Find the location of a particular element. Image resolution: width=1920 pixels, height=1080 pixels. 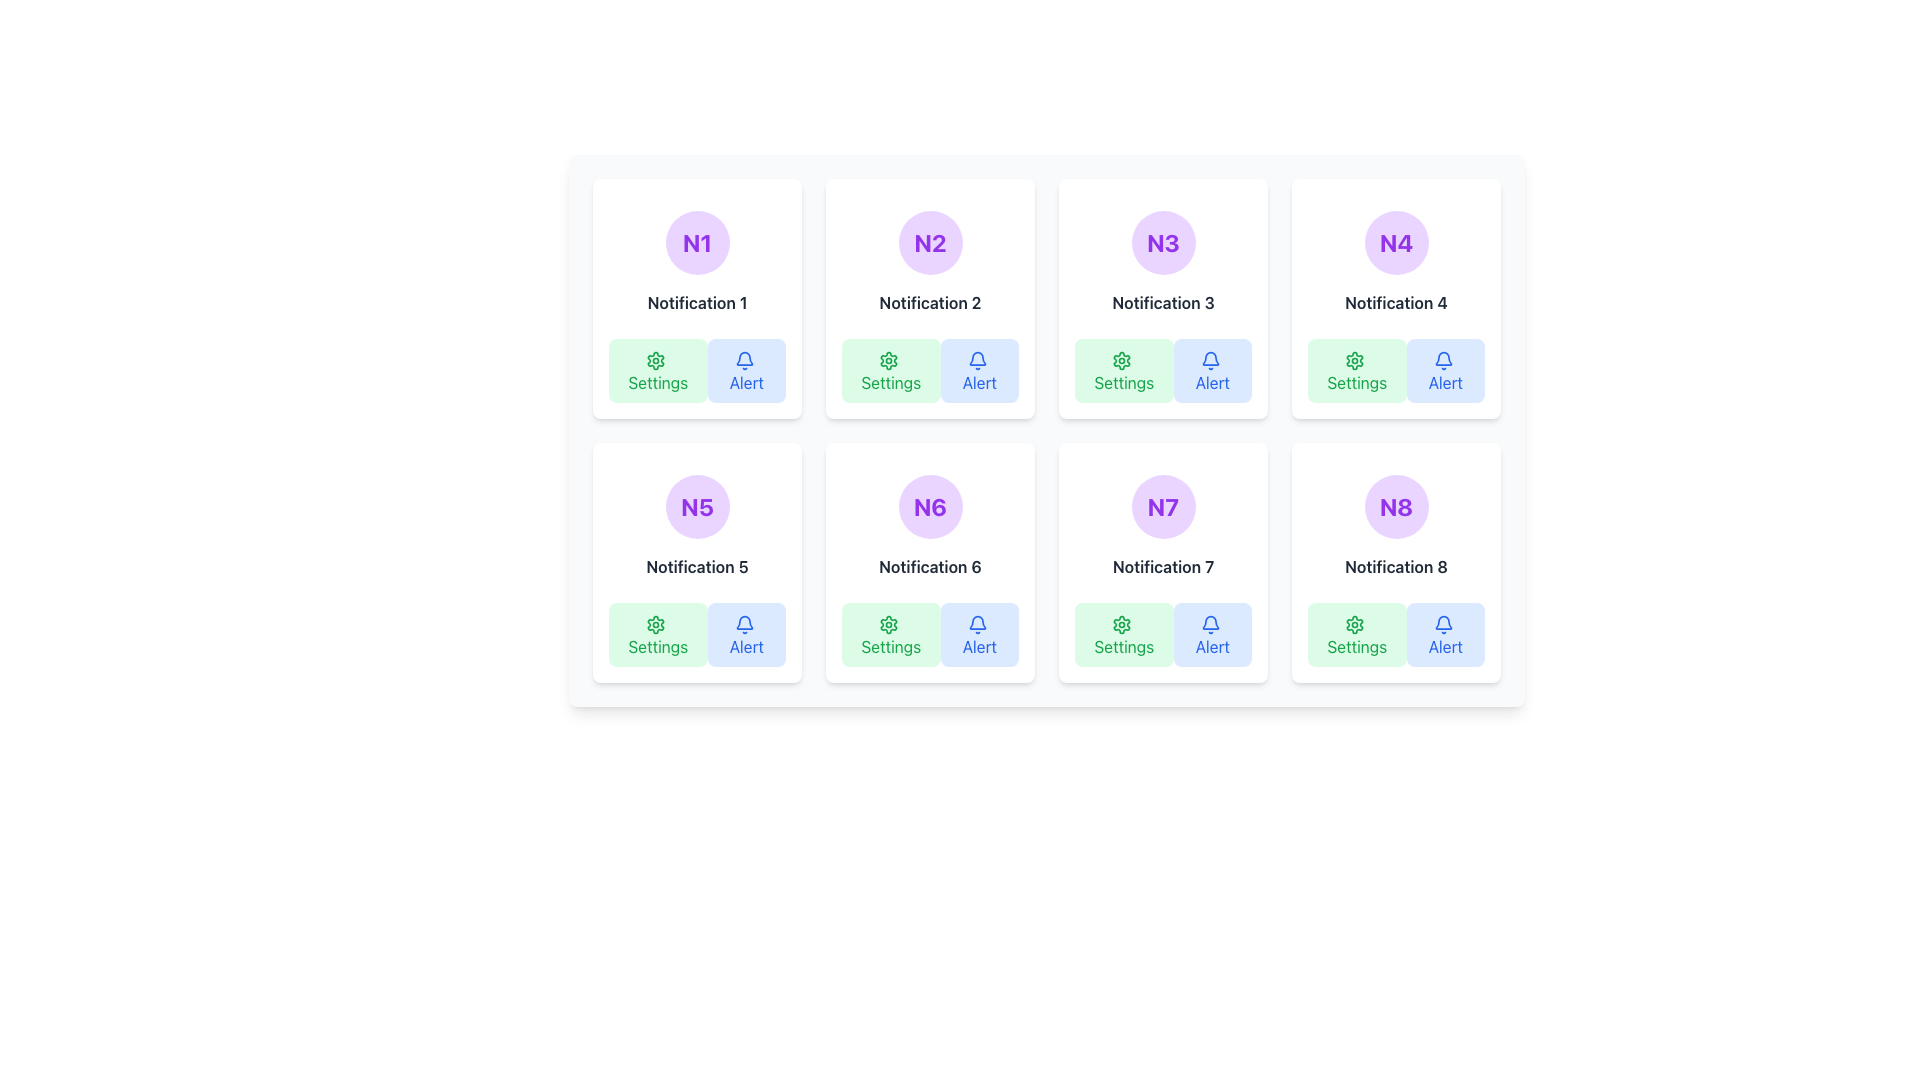

the text label for 'Notification 2', which is positioned in the middle of the card layout, directly below the circular label 'N2' is located at coordinates (929, 303).